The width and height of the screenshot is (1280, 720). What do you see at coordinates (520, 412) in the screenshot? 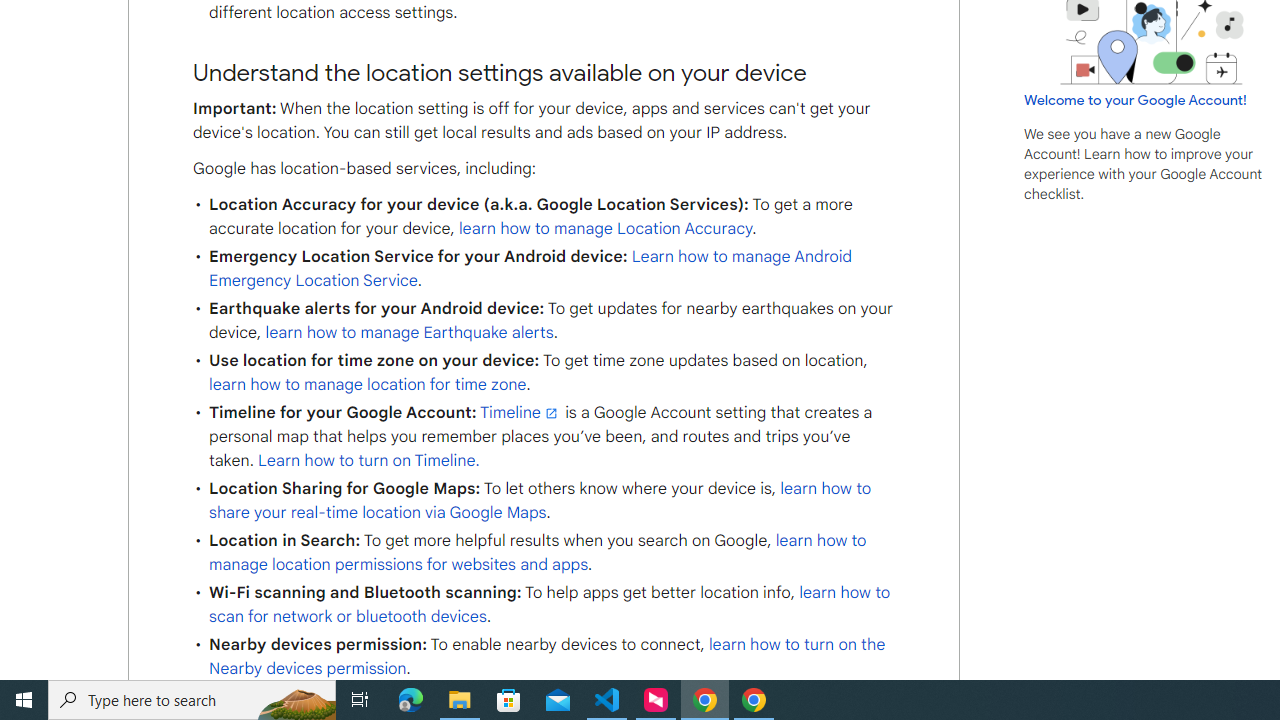
I see `'Timeline'` at bounding box center [520, 412].